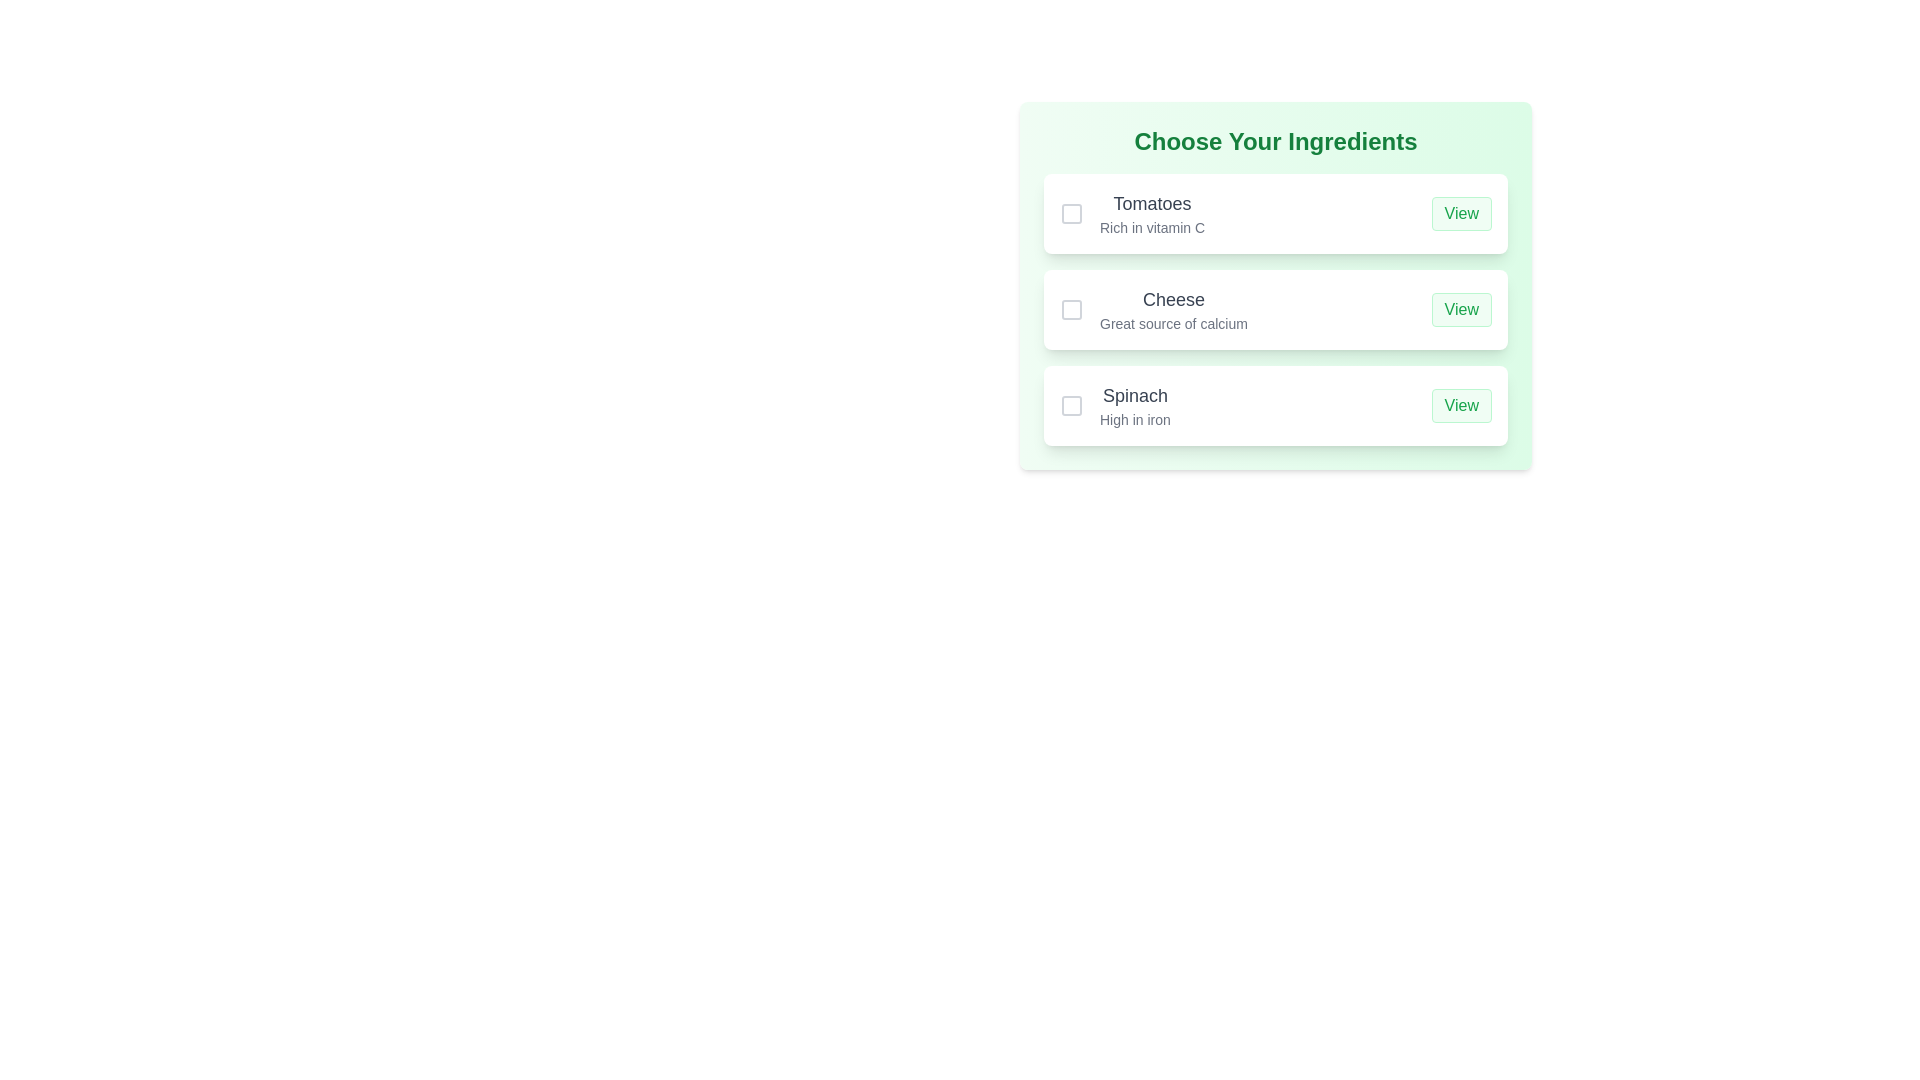 The width and height of the screenshot is (1920, 1080). What do you see at coordinates (1153, 309) in the screenshot?
I see `the informational label describing the ingredient 'Cheese' which states 'Great source of calcium' located in the middle option of the vertically stacked list within the 'Choose Your Ingredients' card` at bounding box center [1153, 309].